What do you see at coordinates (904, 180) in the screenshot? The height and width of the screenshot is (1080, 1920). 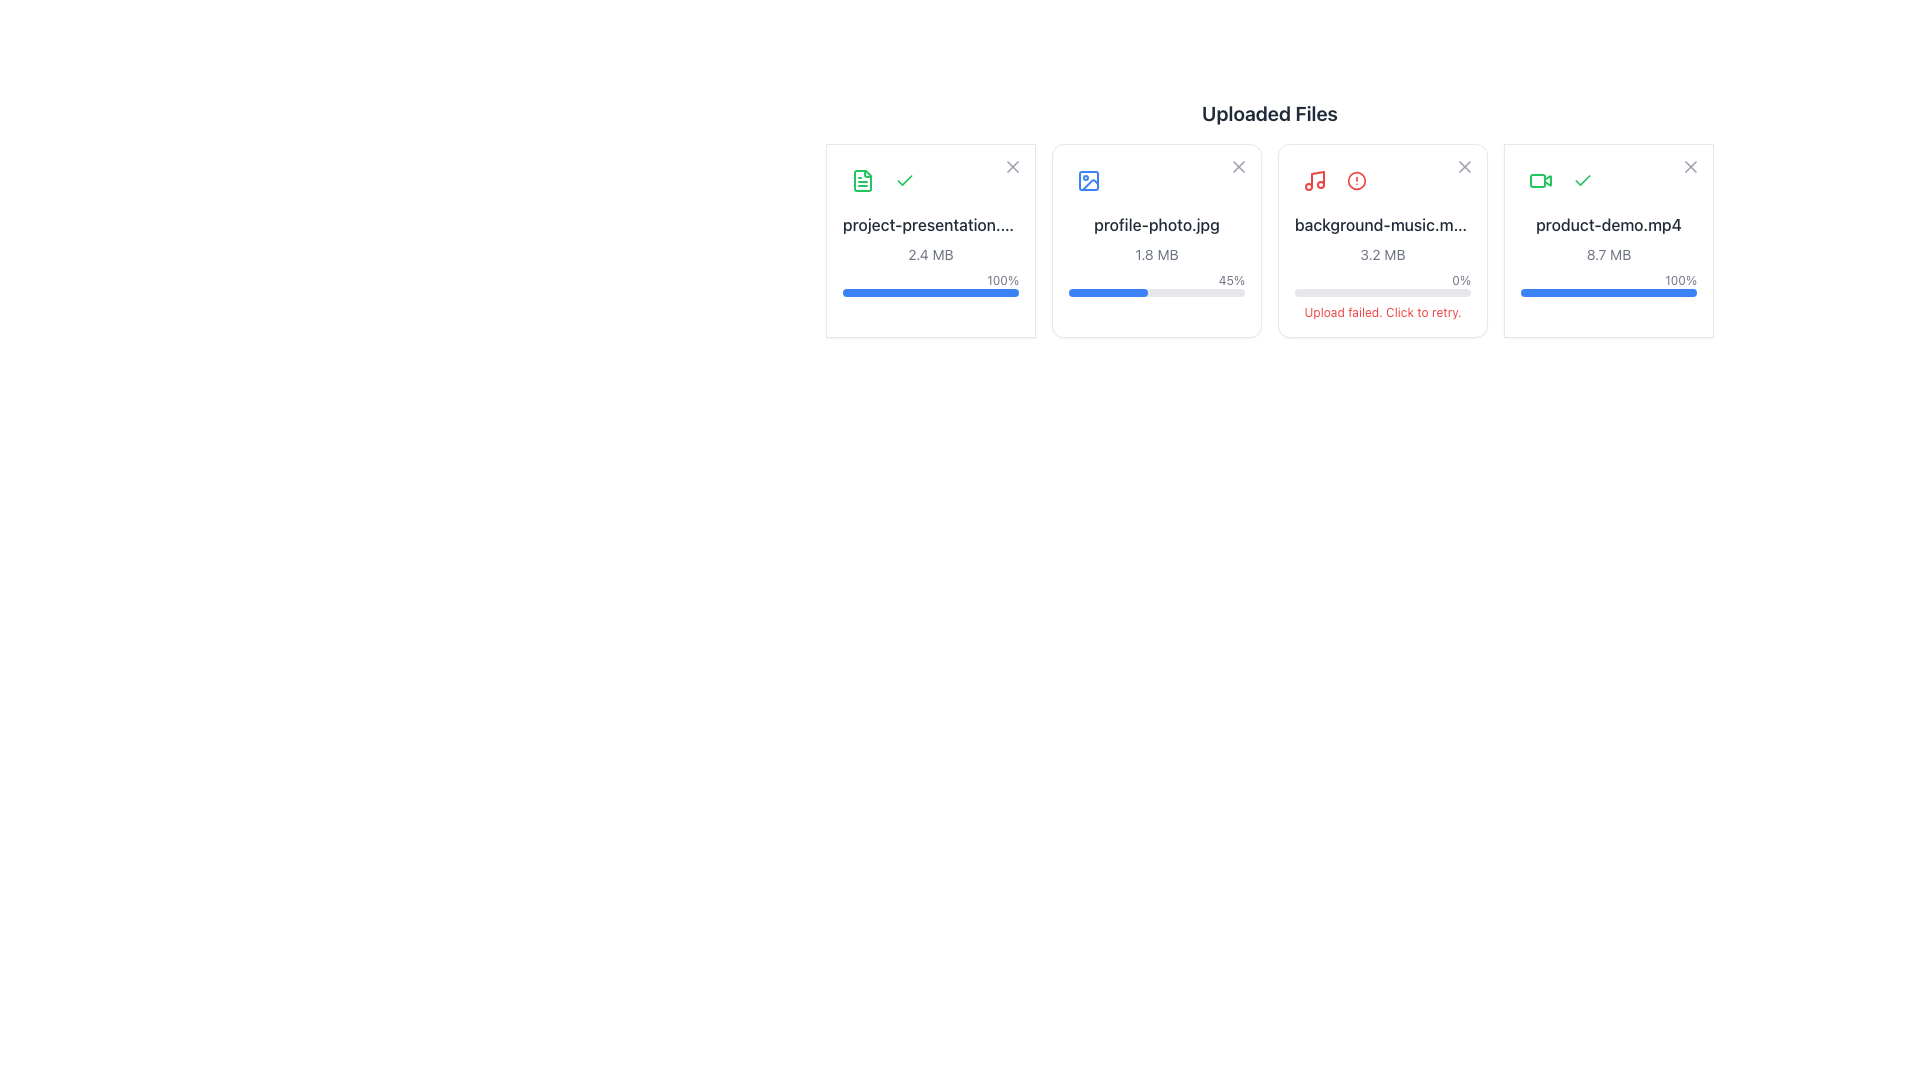 I see `the checkmark icon indicating successful upload of 'product-demo.mp4'` at bounding box center [904, 180].